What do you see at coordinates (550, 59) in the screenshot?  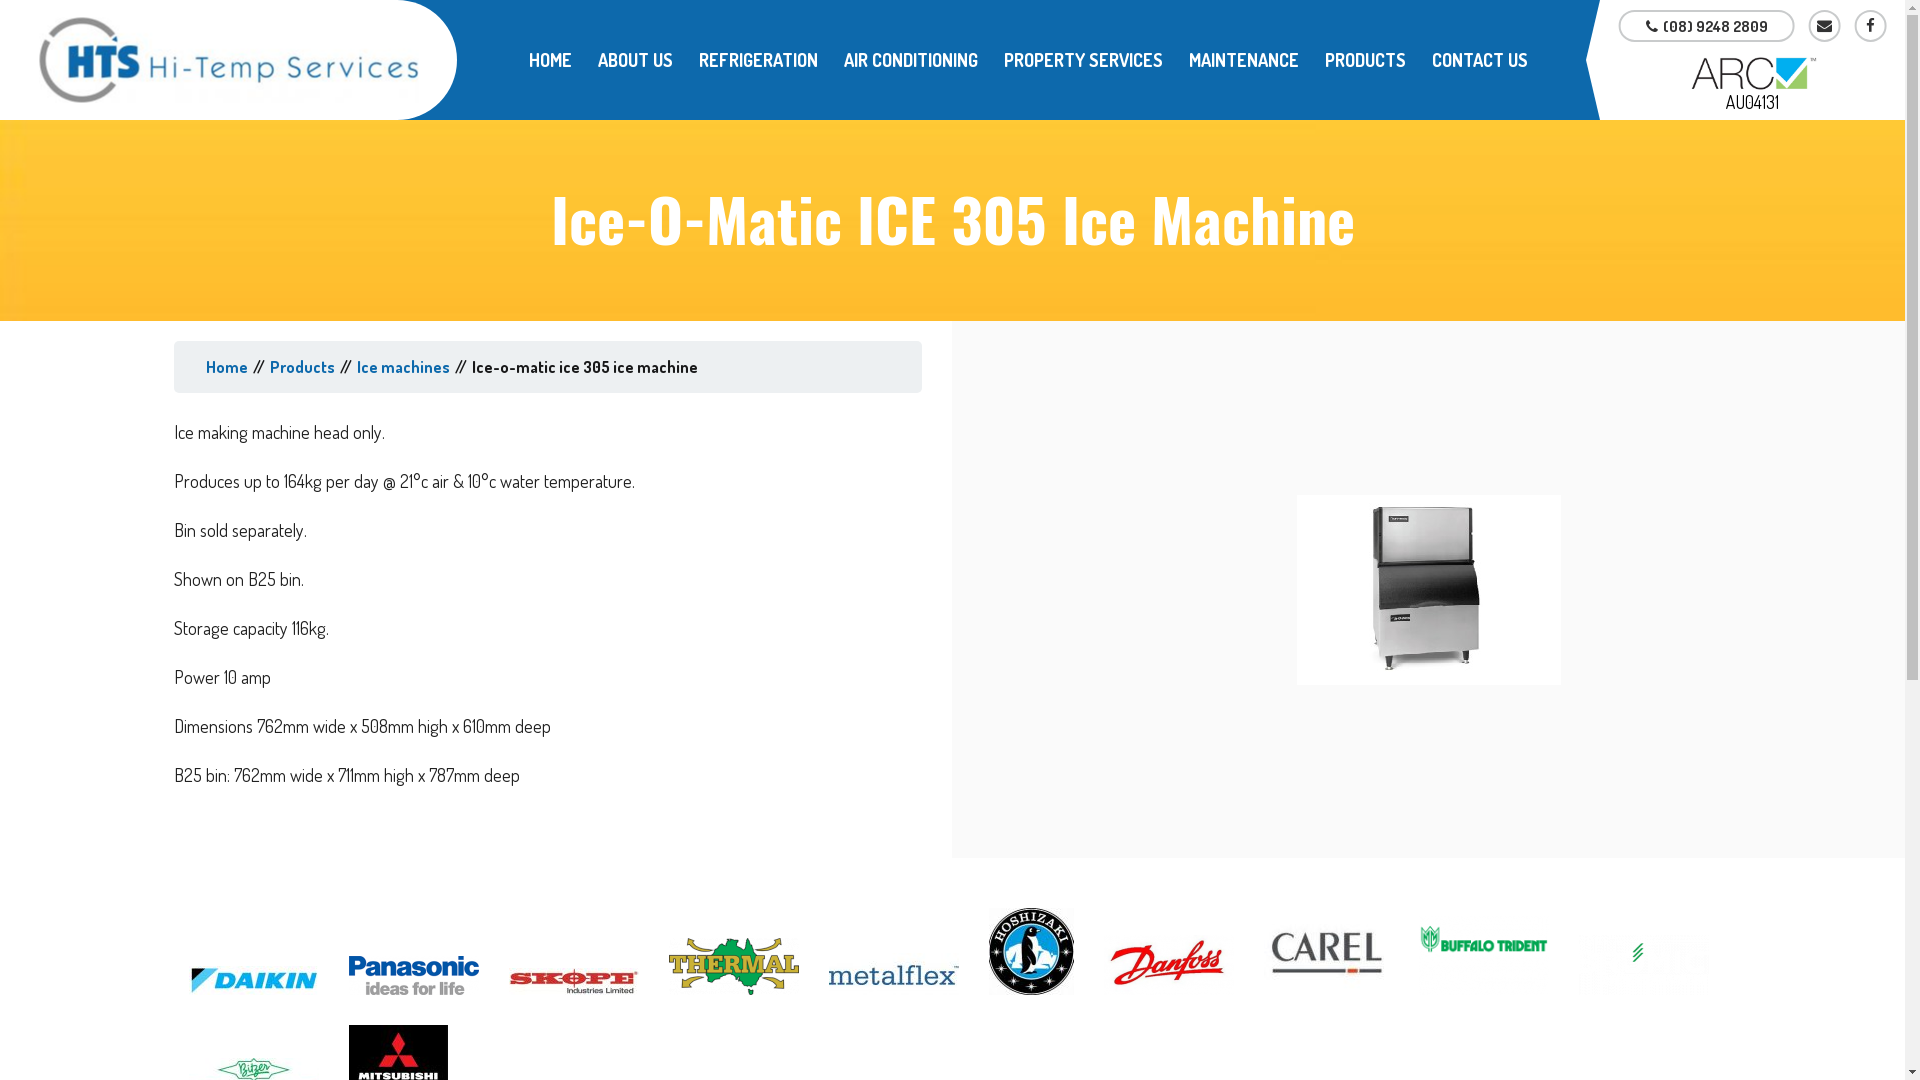 I see `'HOME'` at bounding box center [550, 59].